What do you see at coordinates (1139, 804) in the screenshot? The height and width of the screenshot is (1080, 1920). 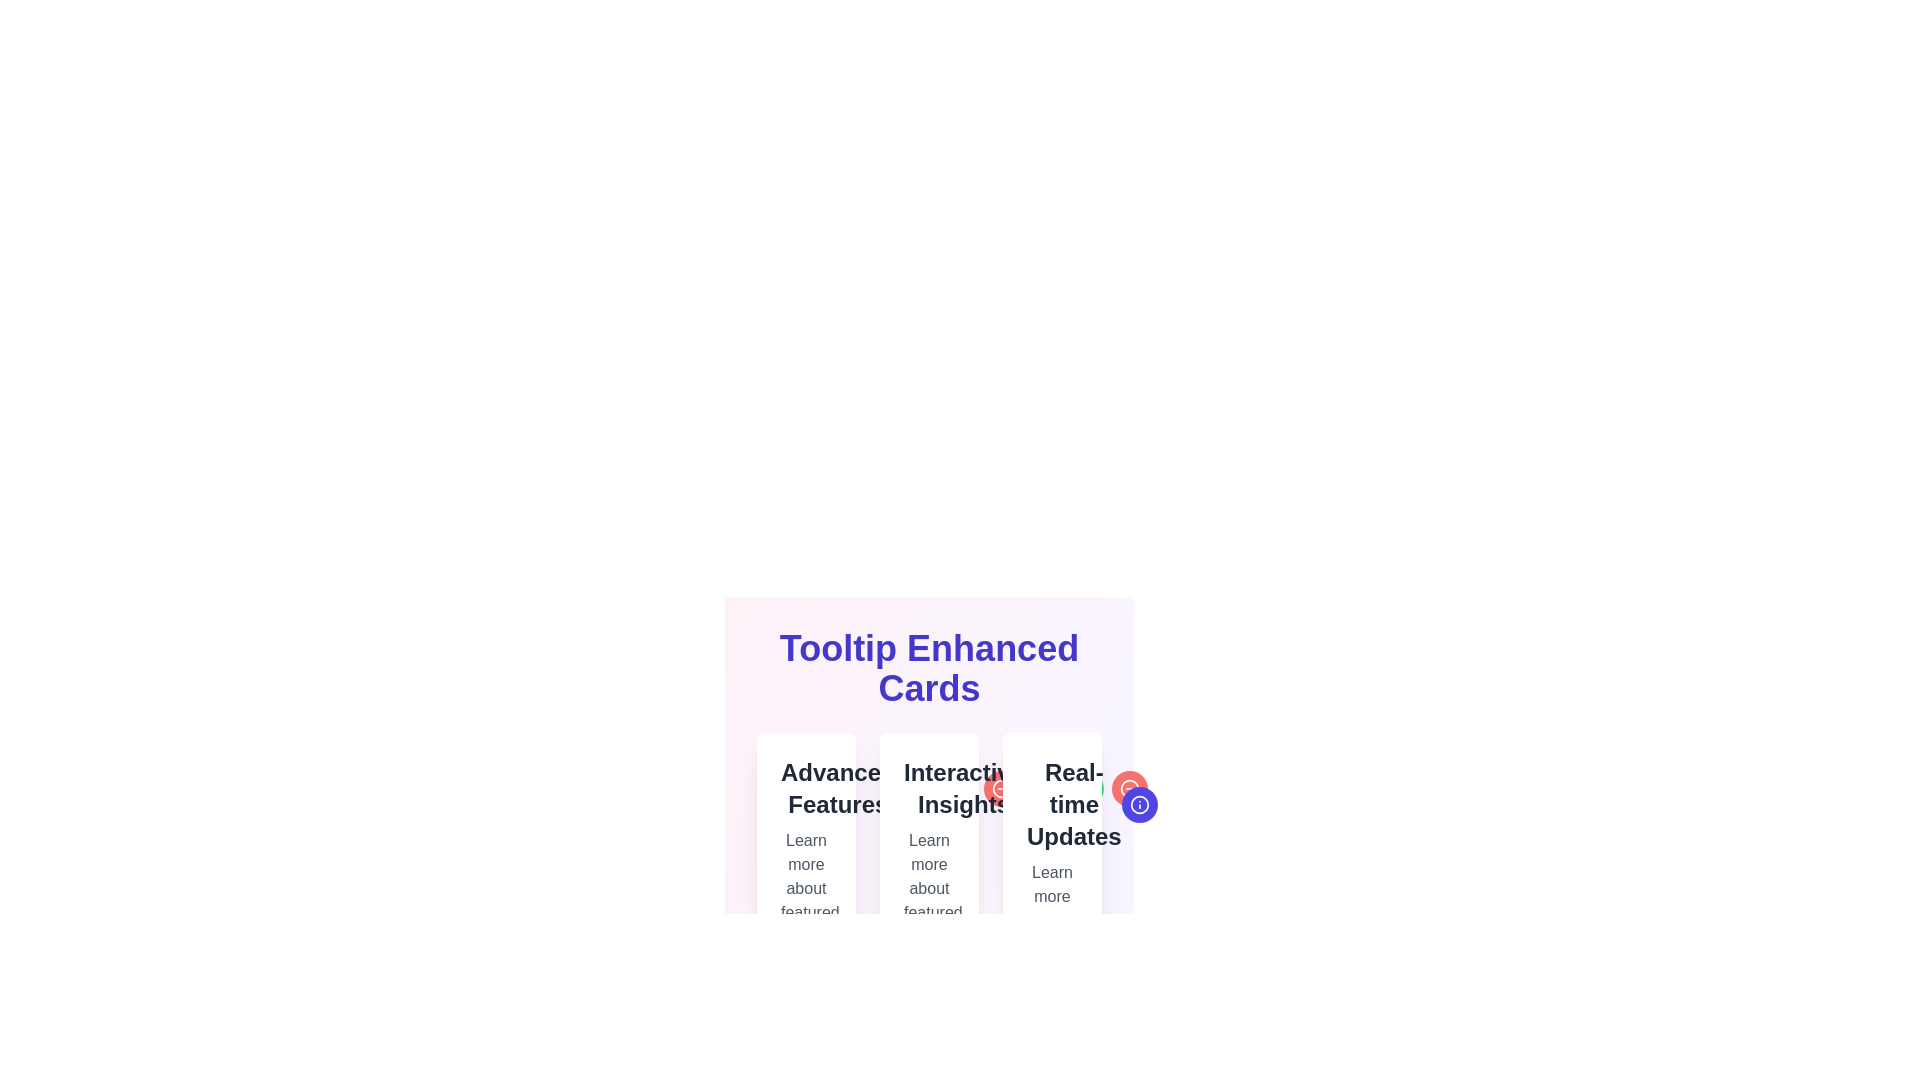 I see `the Circular SVG graphic located at the bottom-right corner of the 'Real-time Updates' card` at bounding box center [1139, 804].